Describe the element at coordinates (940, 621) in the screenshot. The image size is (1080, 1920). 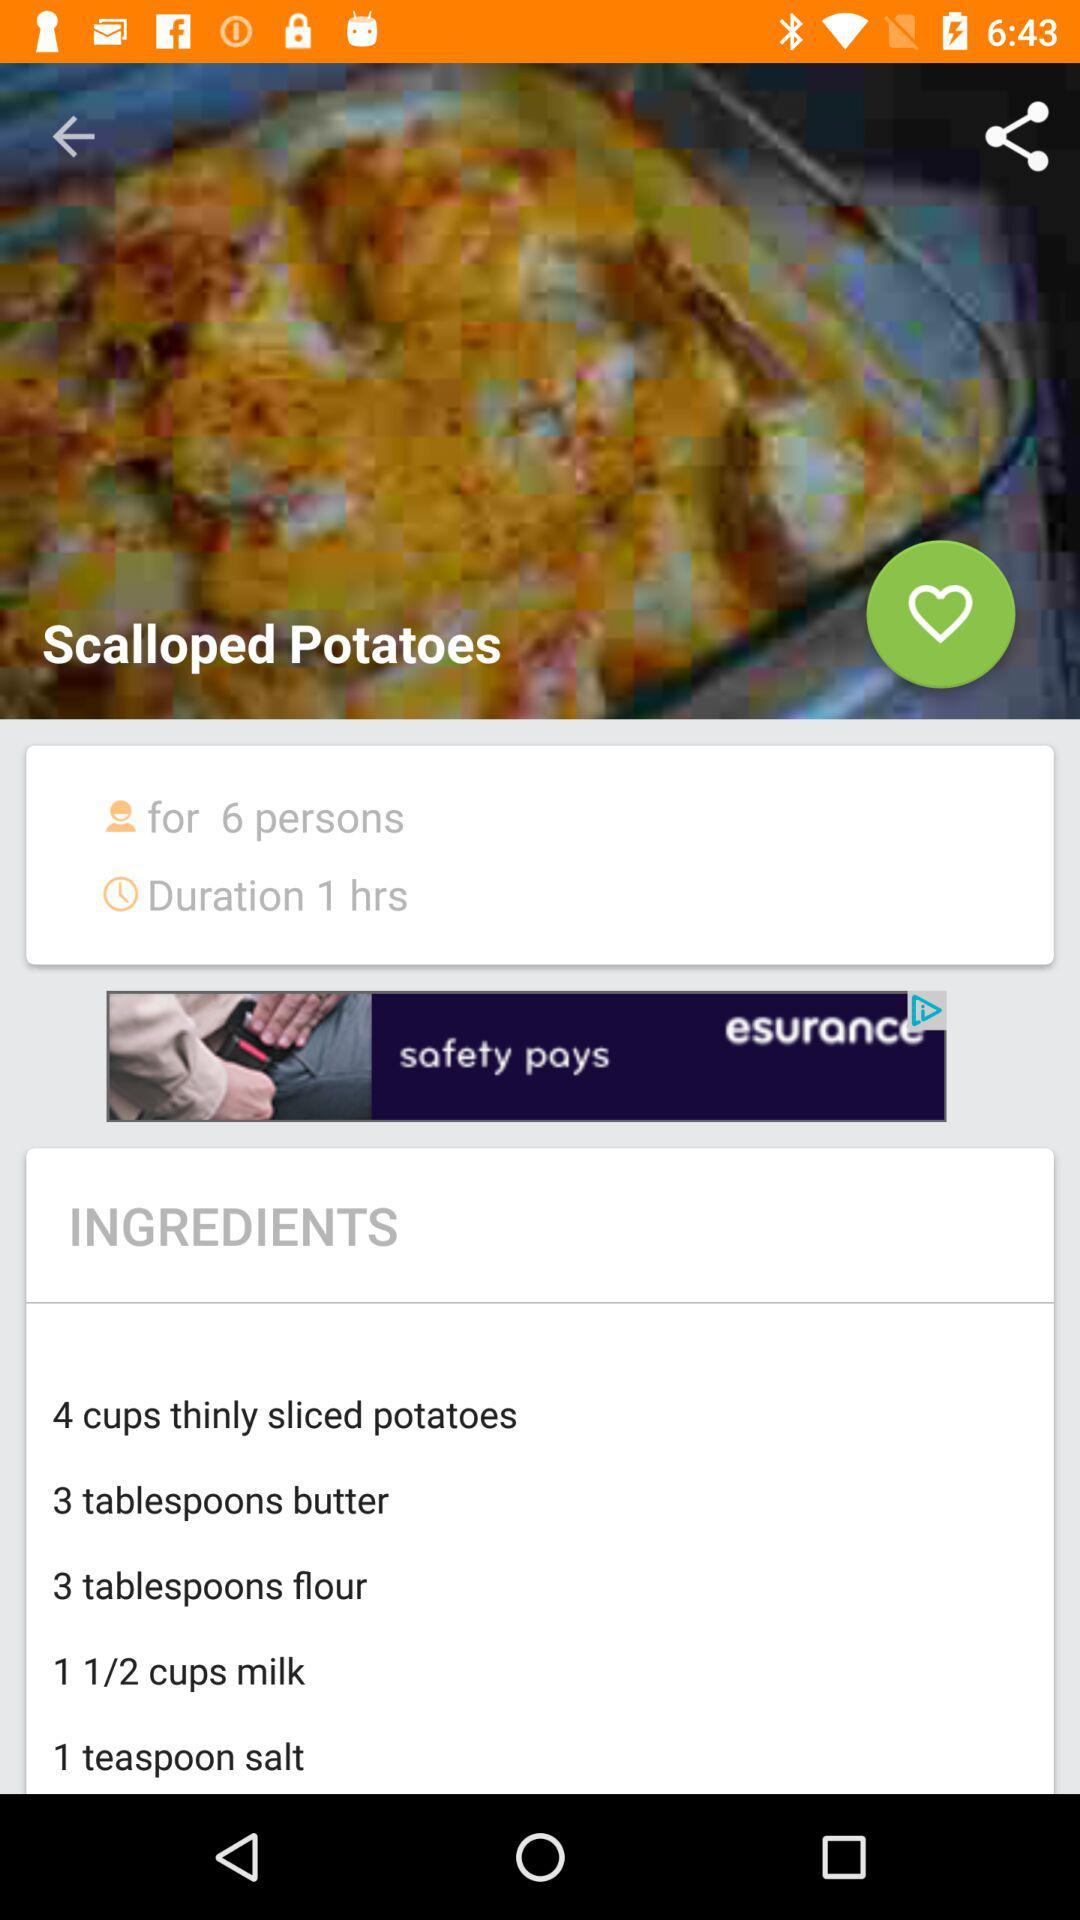
I see `like this recipe` at that location.